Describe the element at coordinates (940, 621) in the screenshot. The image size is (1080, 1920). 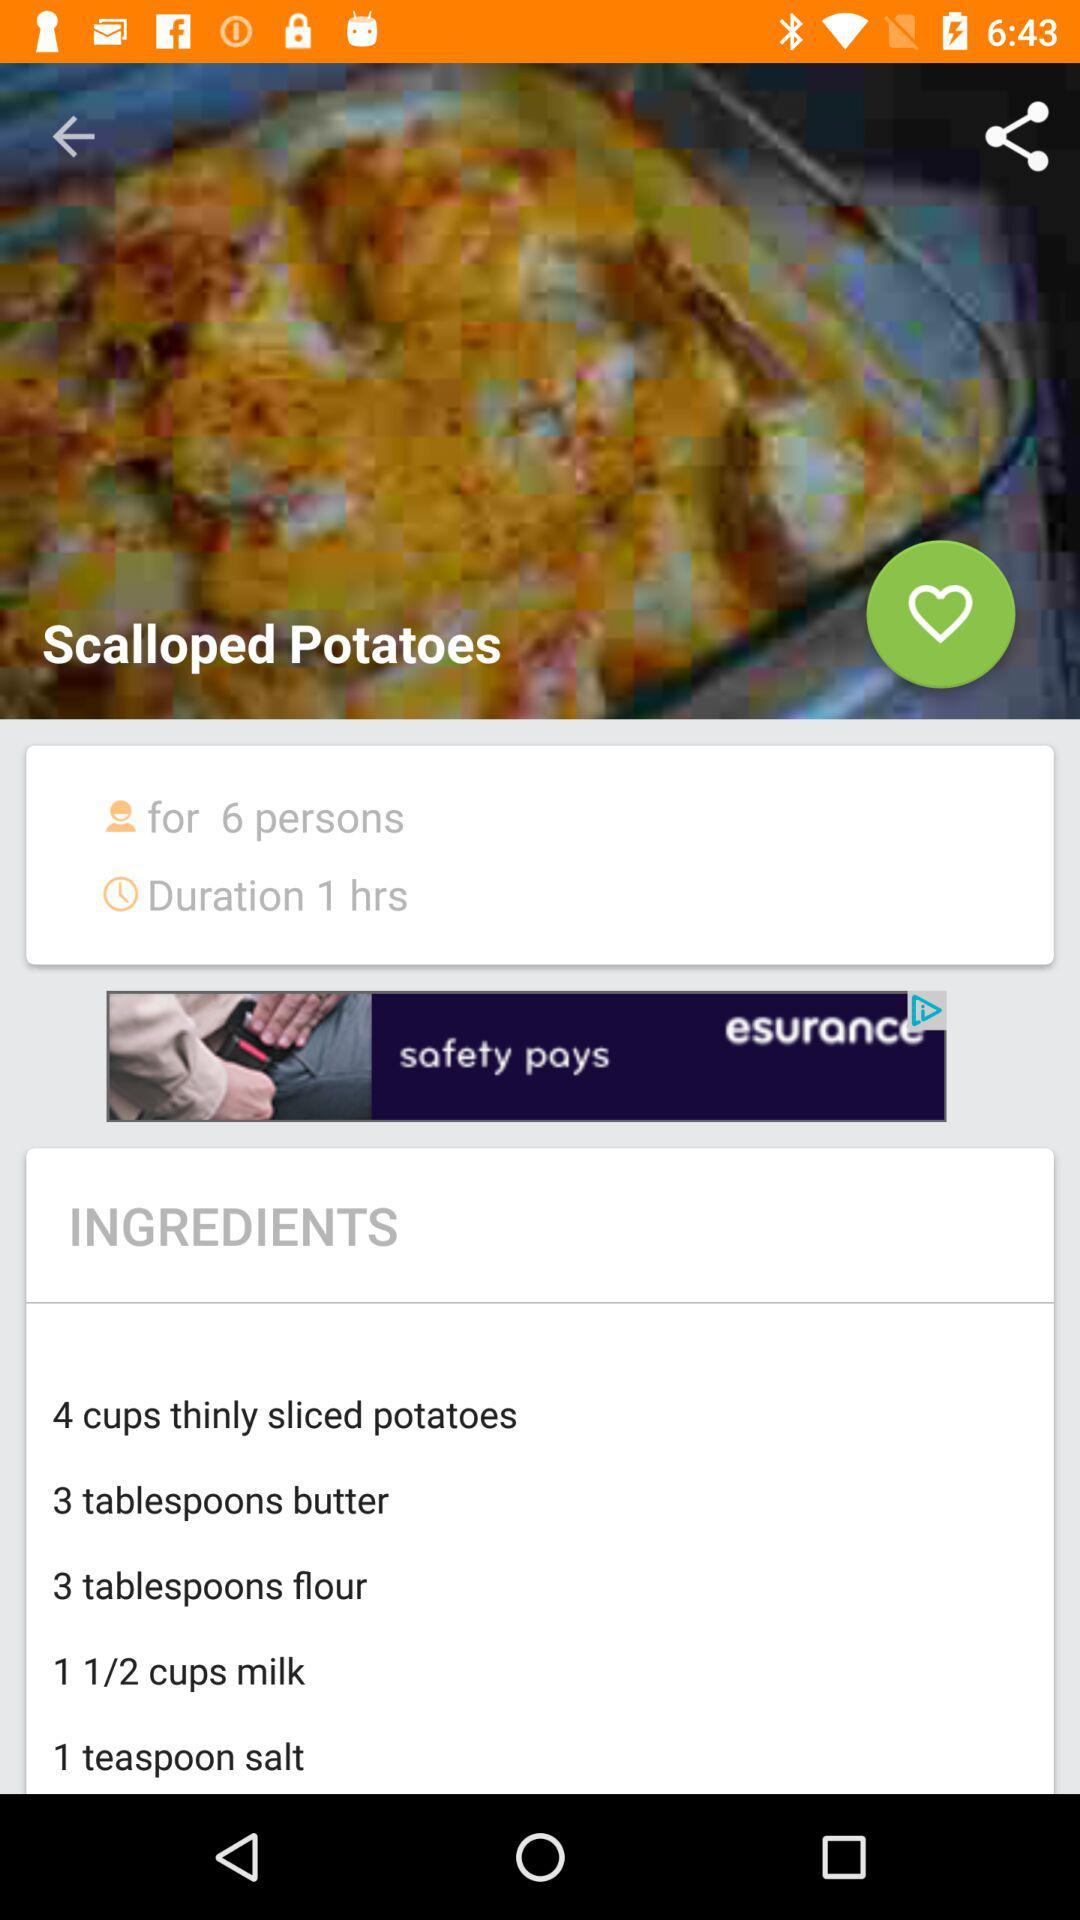
I see `like this recipe` at that location.